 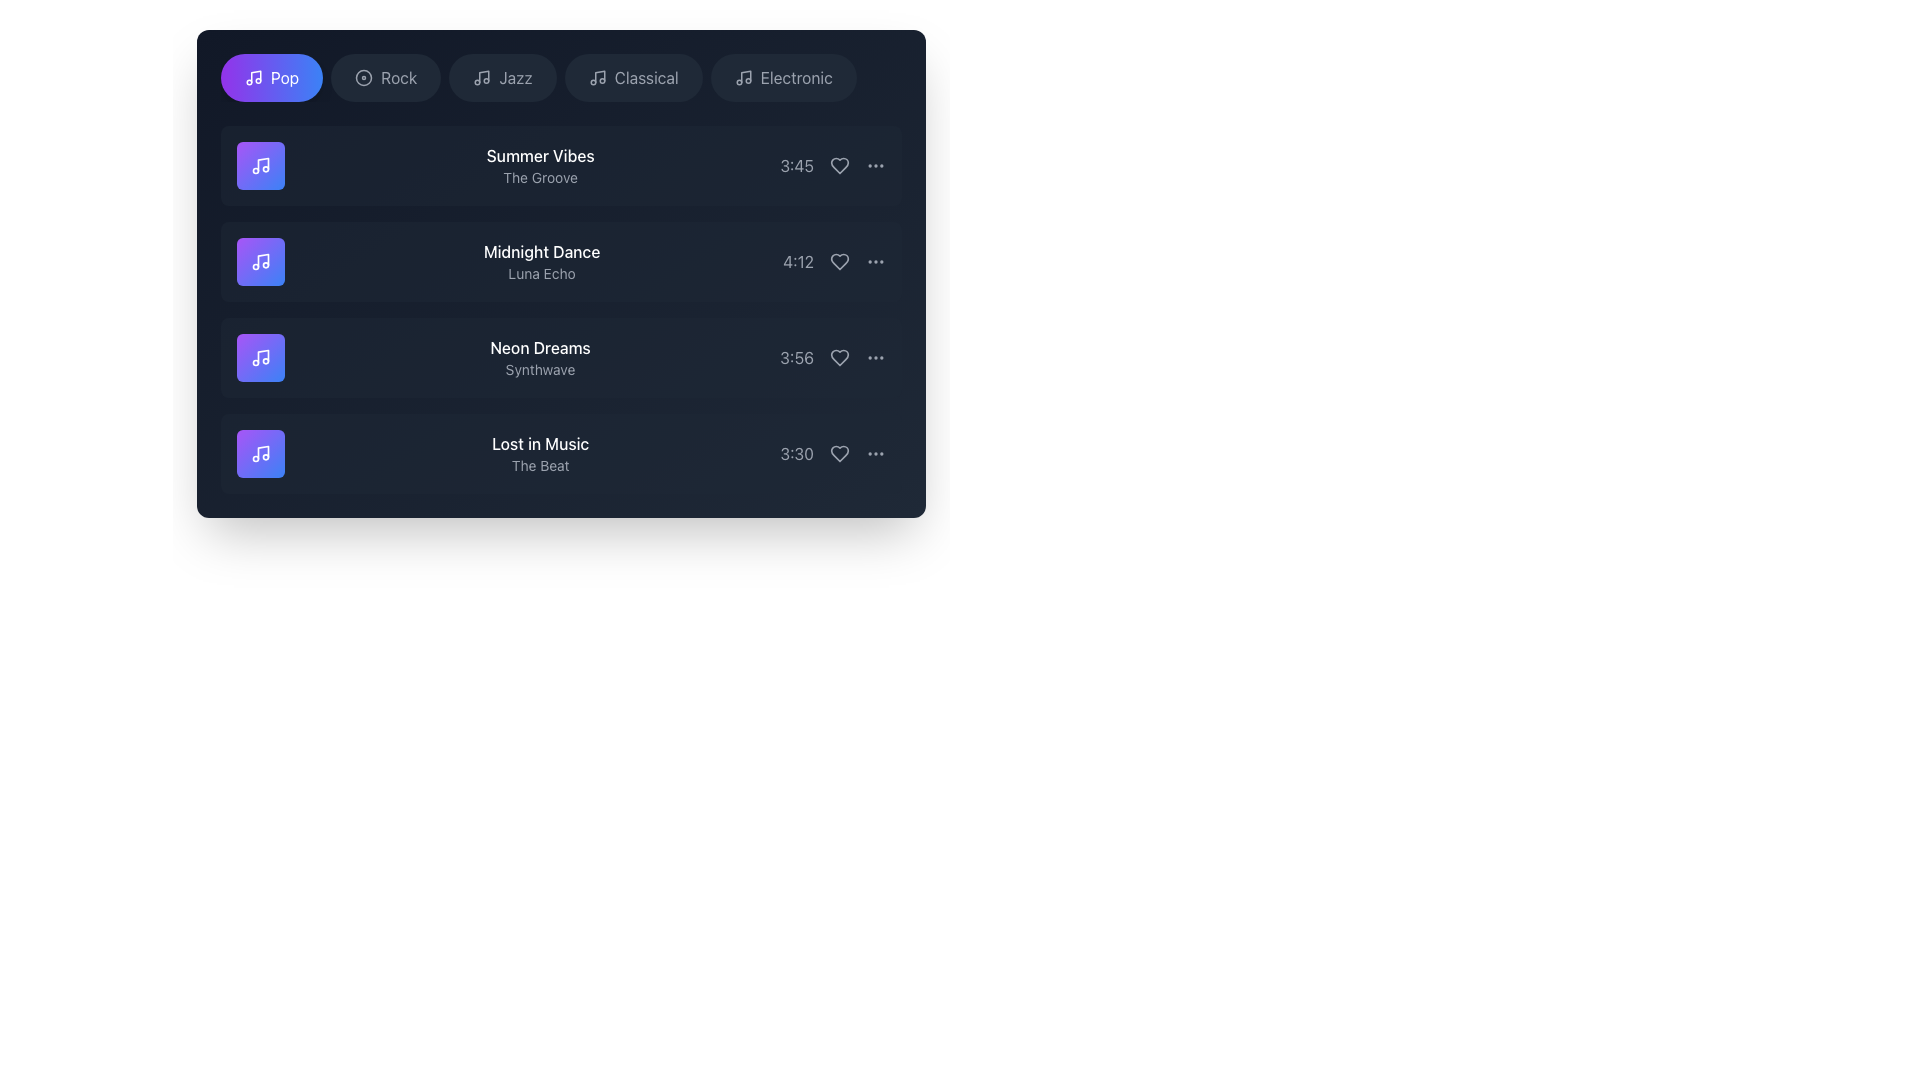 What do you see at coordinates (840, 164) in the screenshot?
I see `the favorite icon located to the right of the duration text '3:45' for the song 'Summer Vibes' by 'The Groove' to mark it as a favorite` at bounding box center [840, 164].